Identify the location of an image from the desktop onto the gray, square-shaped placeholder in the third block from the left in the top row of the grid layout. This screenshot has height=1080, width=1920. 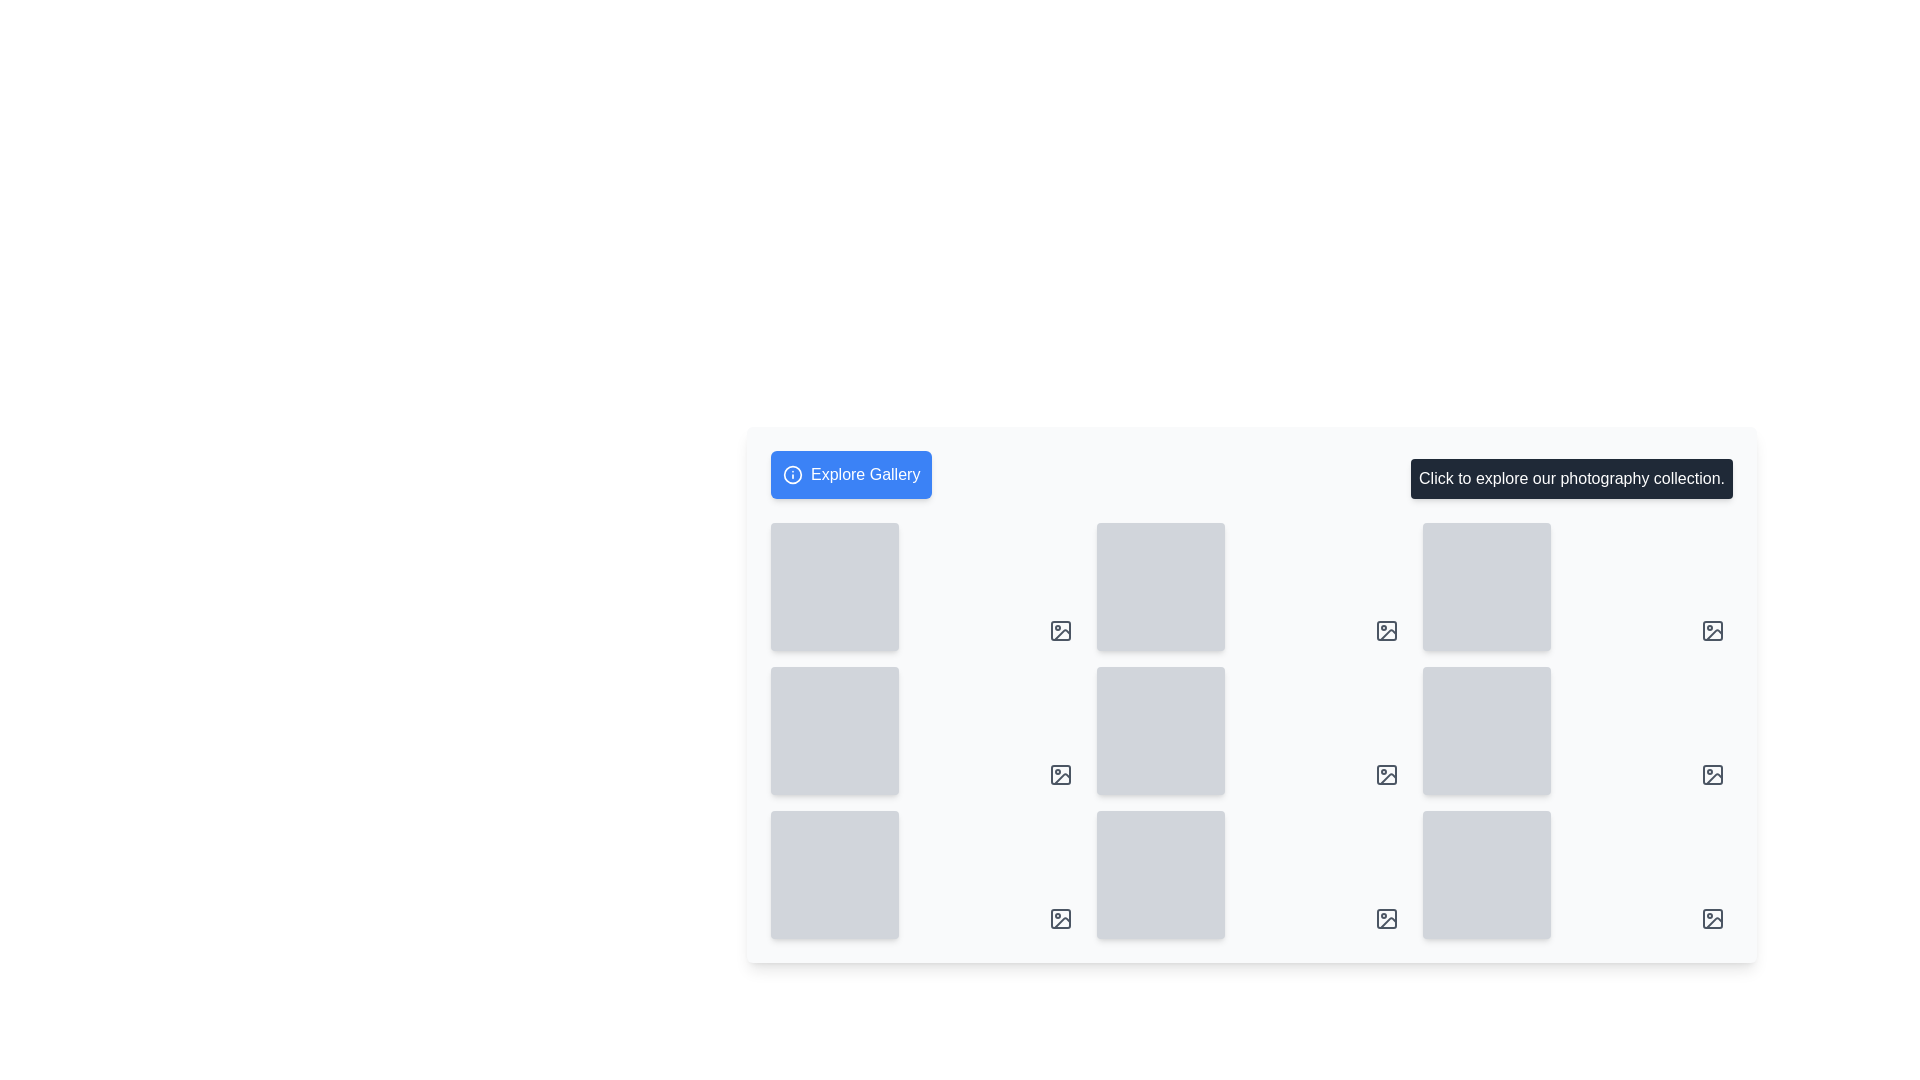
(1577, 585).